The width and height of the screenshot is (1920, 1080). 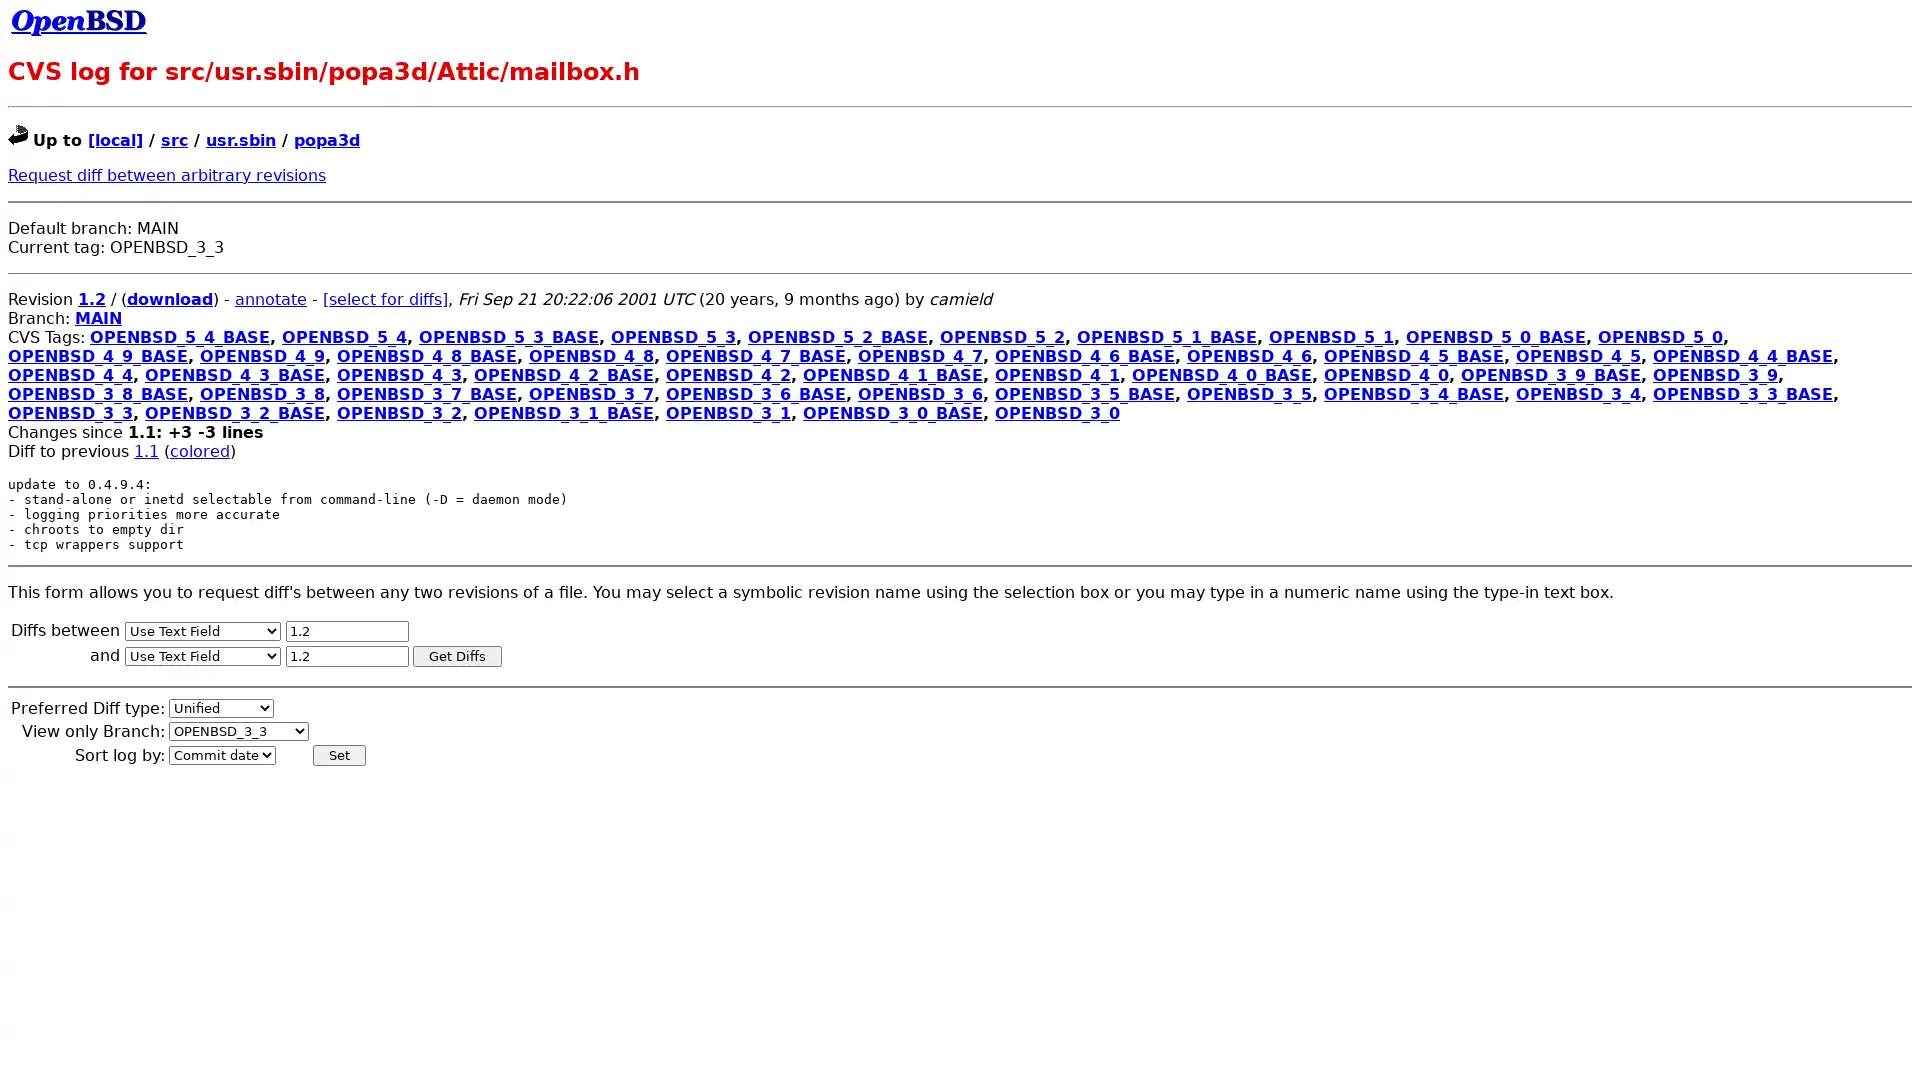 I want to click on Set, so click(x=339, y=754).